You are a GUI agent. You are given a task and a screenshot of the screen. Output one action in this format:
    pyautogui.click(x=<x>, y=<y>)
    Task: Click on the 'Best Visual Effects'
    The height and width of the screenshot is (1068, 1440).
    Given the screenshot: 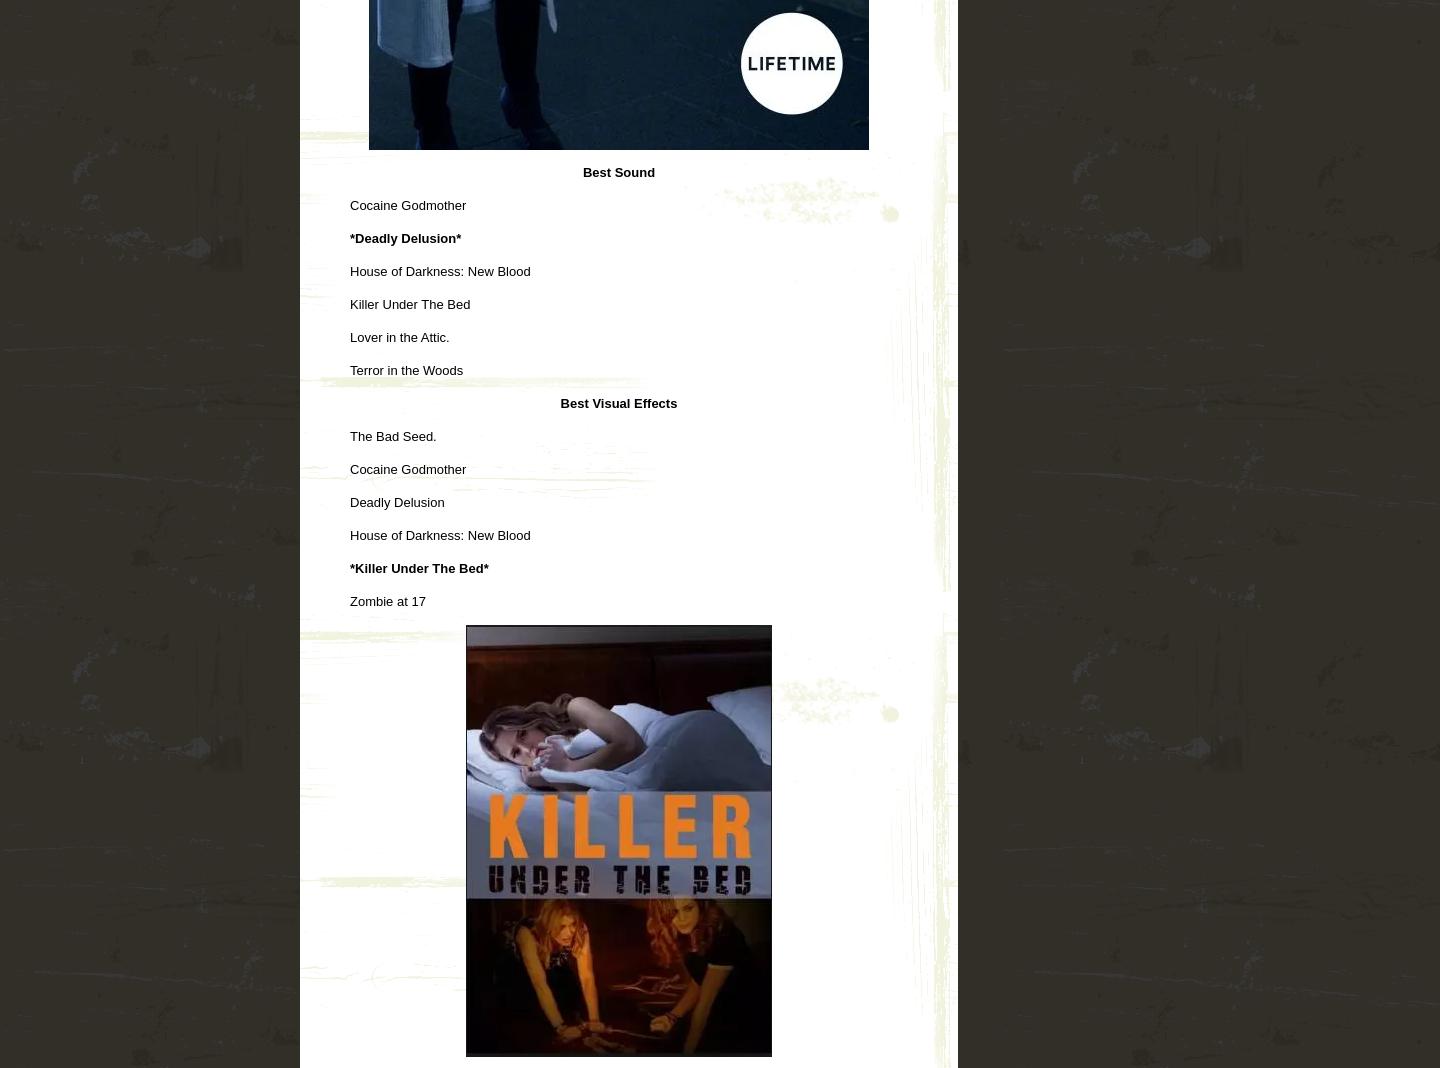 What is the action you would take?
    pyautogui.click(x=617, y=402)
    